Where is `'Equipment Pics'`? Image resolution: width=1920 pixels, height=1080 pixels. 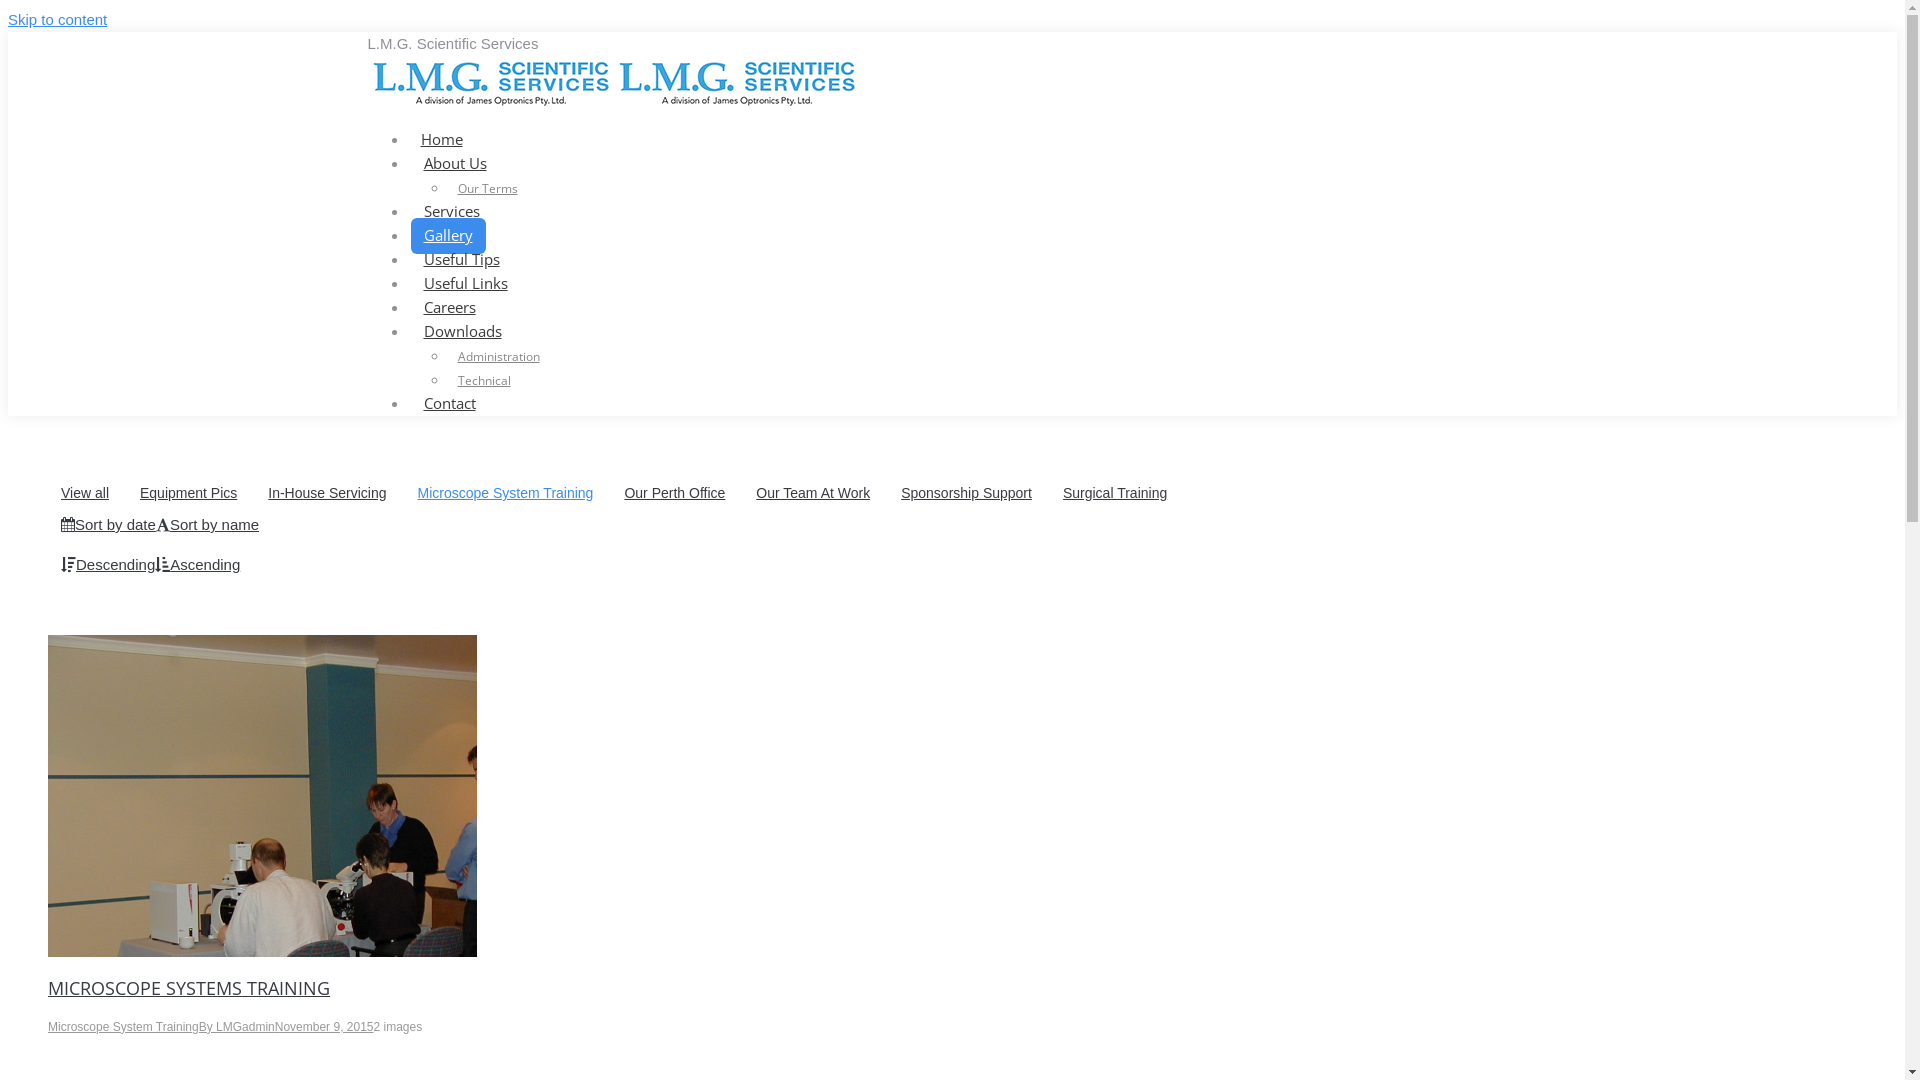
'Equipment Pics' is located at coordinates (188, 493).